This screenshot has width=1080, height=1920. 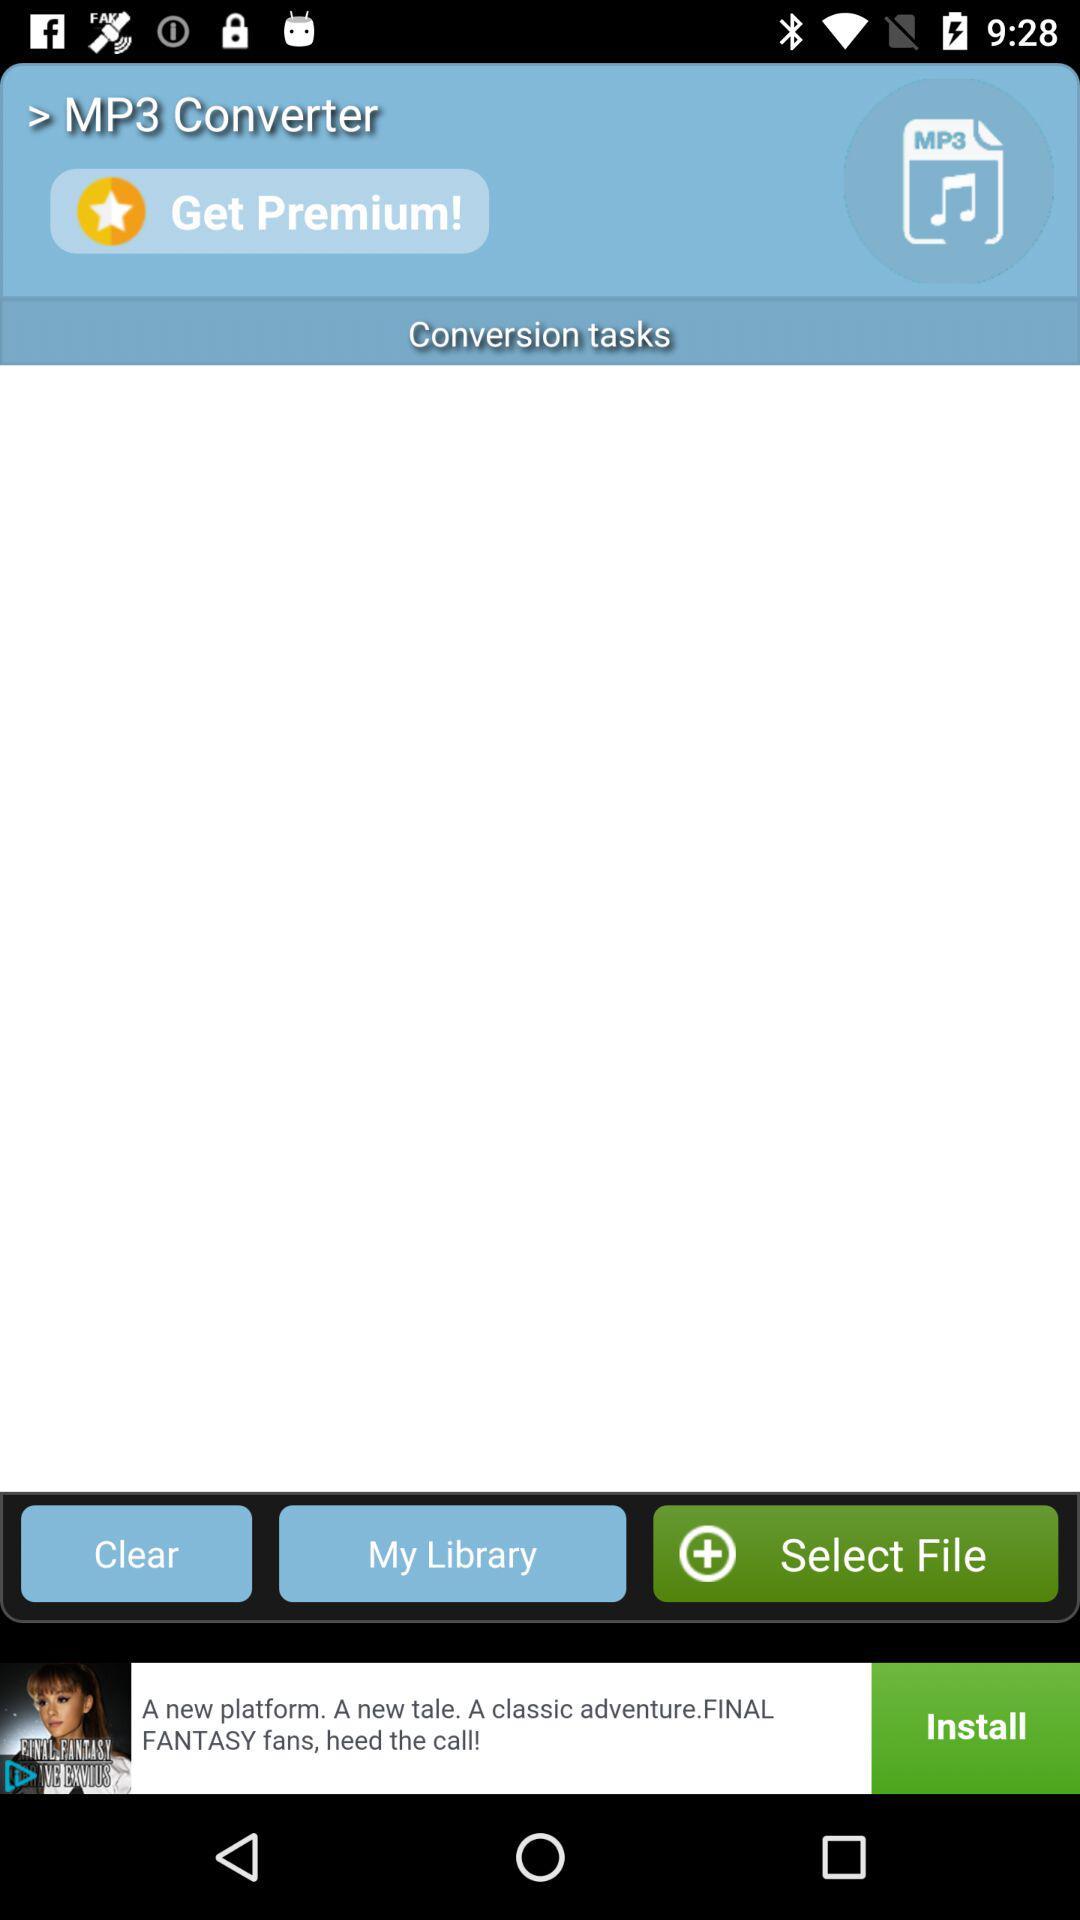 What do you see at coordinates (452, 1552) in the screenshot?
I see `my library` at bounding box center [452, 1552].